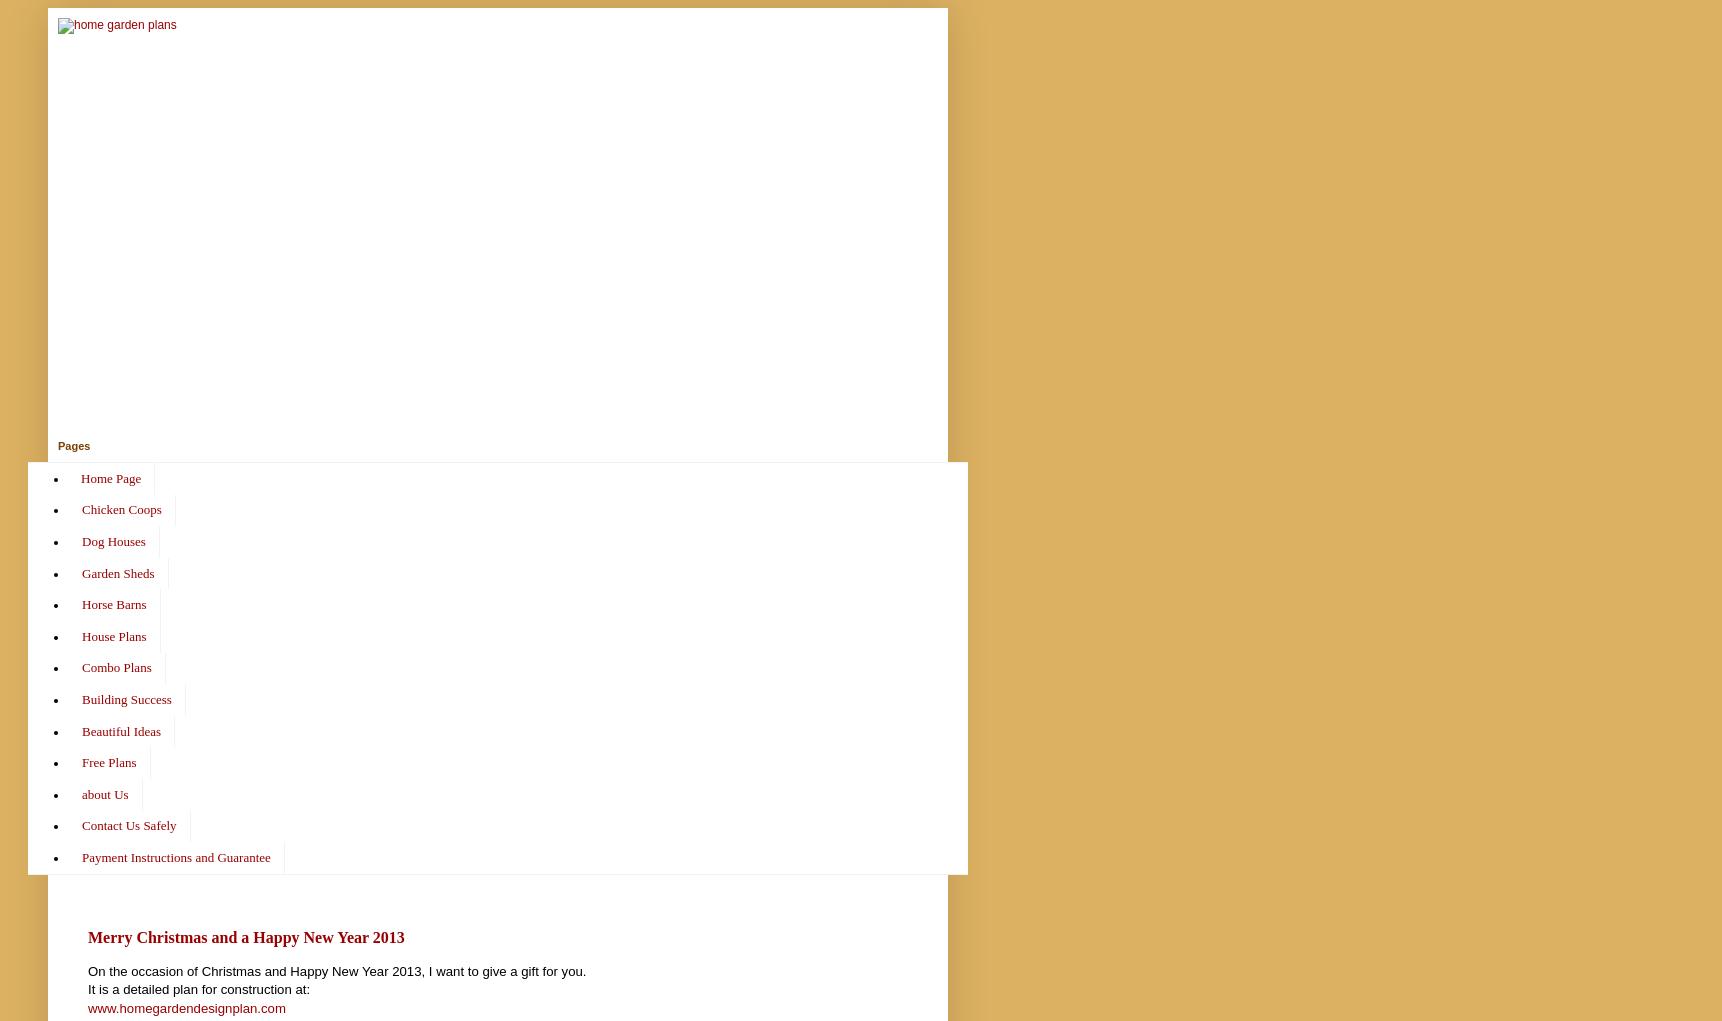 This screenshot has height=1021, width=1722. I want to click on 'It is a detailed plan for construction at:', so click(198, 989).